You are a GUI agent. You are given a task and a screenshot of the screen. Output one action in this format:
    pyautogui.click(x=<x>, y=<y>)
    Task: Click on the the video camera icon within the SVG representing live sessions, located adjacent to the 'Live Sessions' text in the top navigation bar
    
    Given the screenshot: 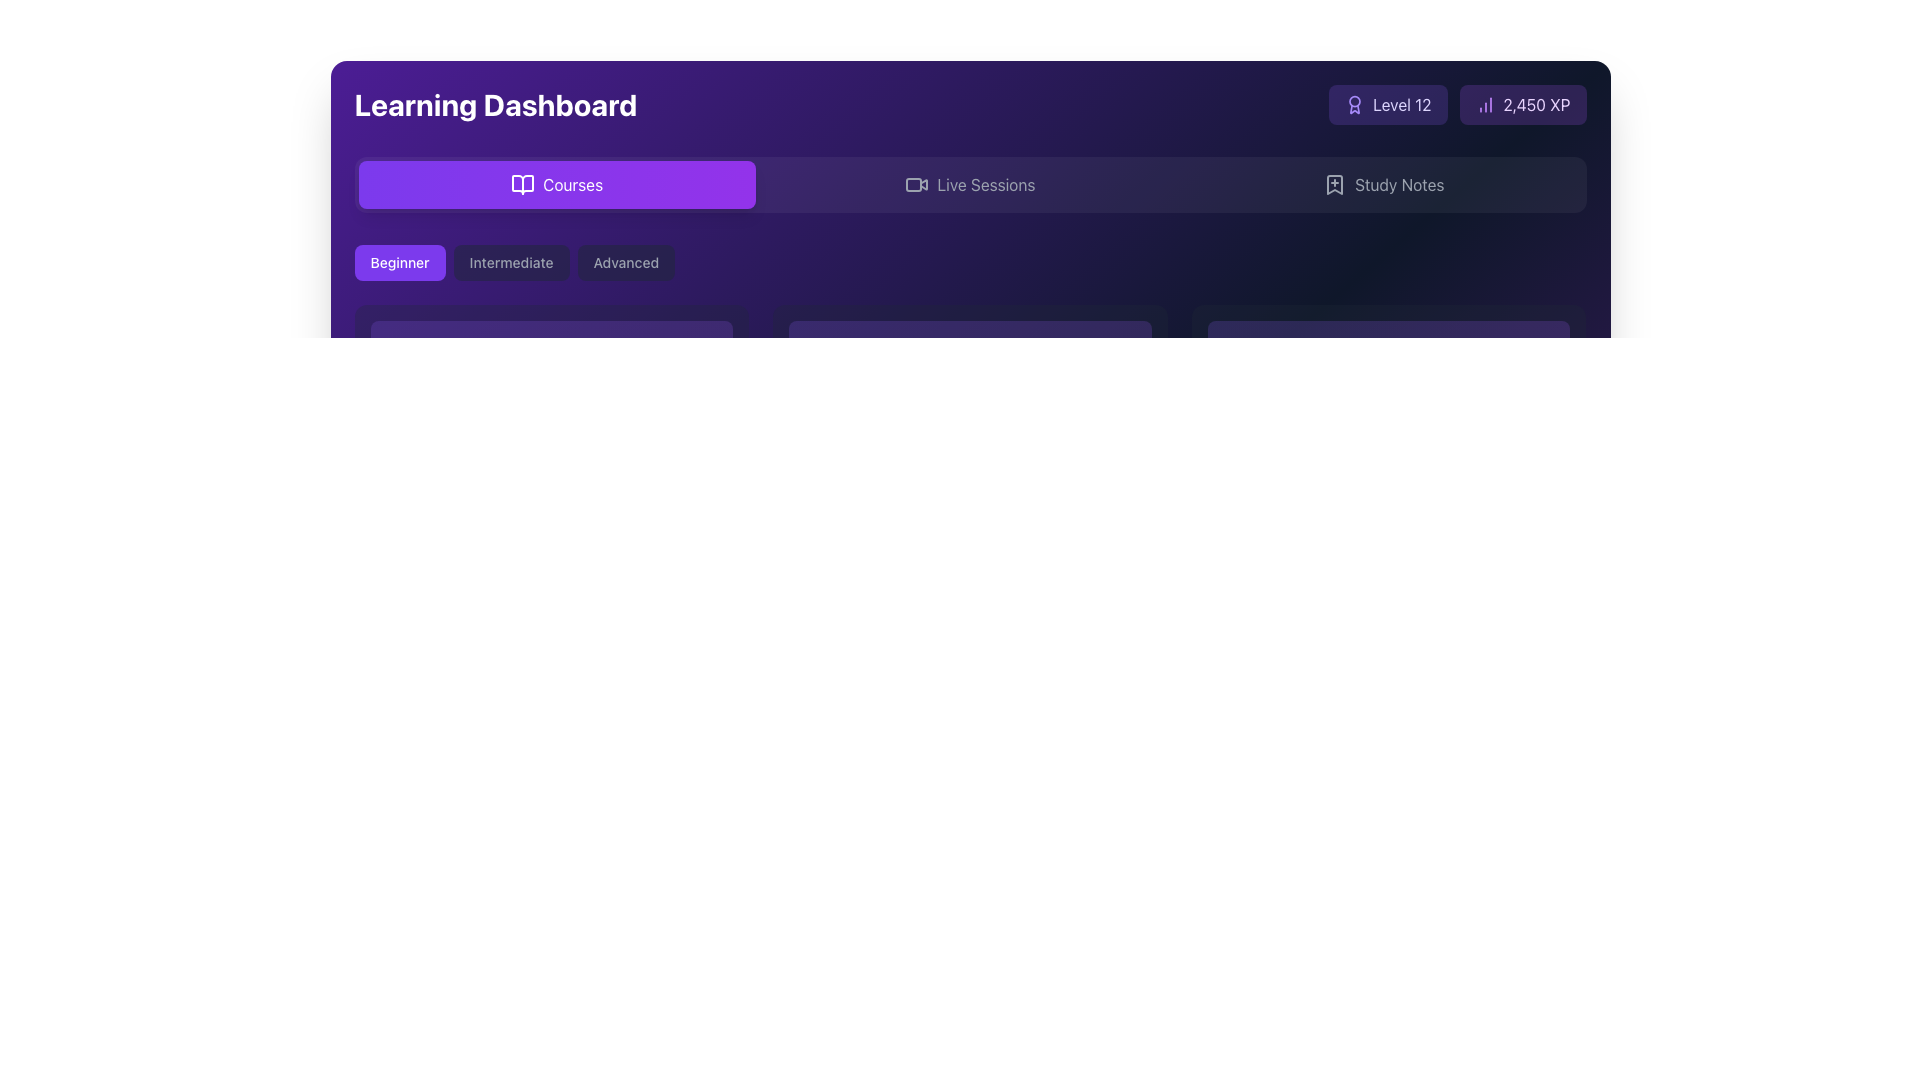 What is the action you would take?
    pyautogui.click(x=913, y=185)
    